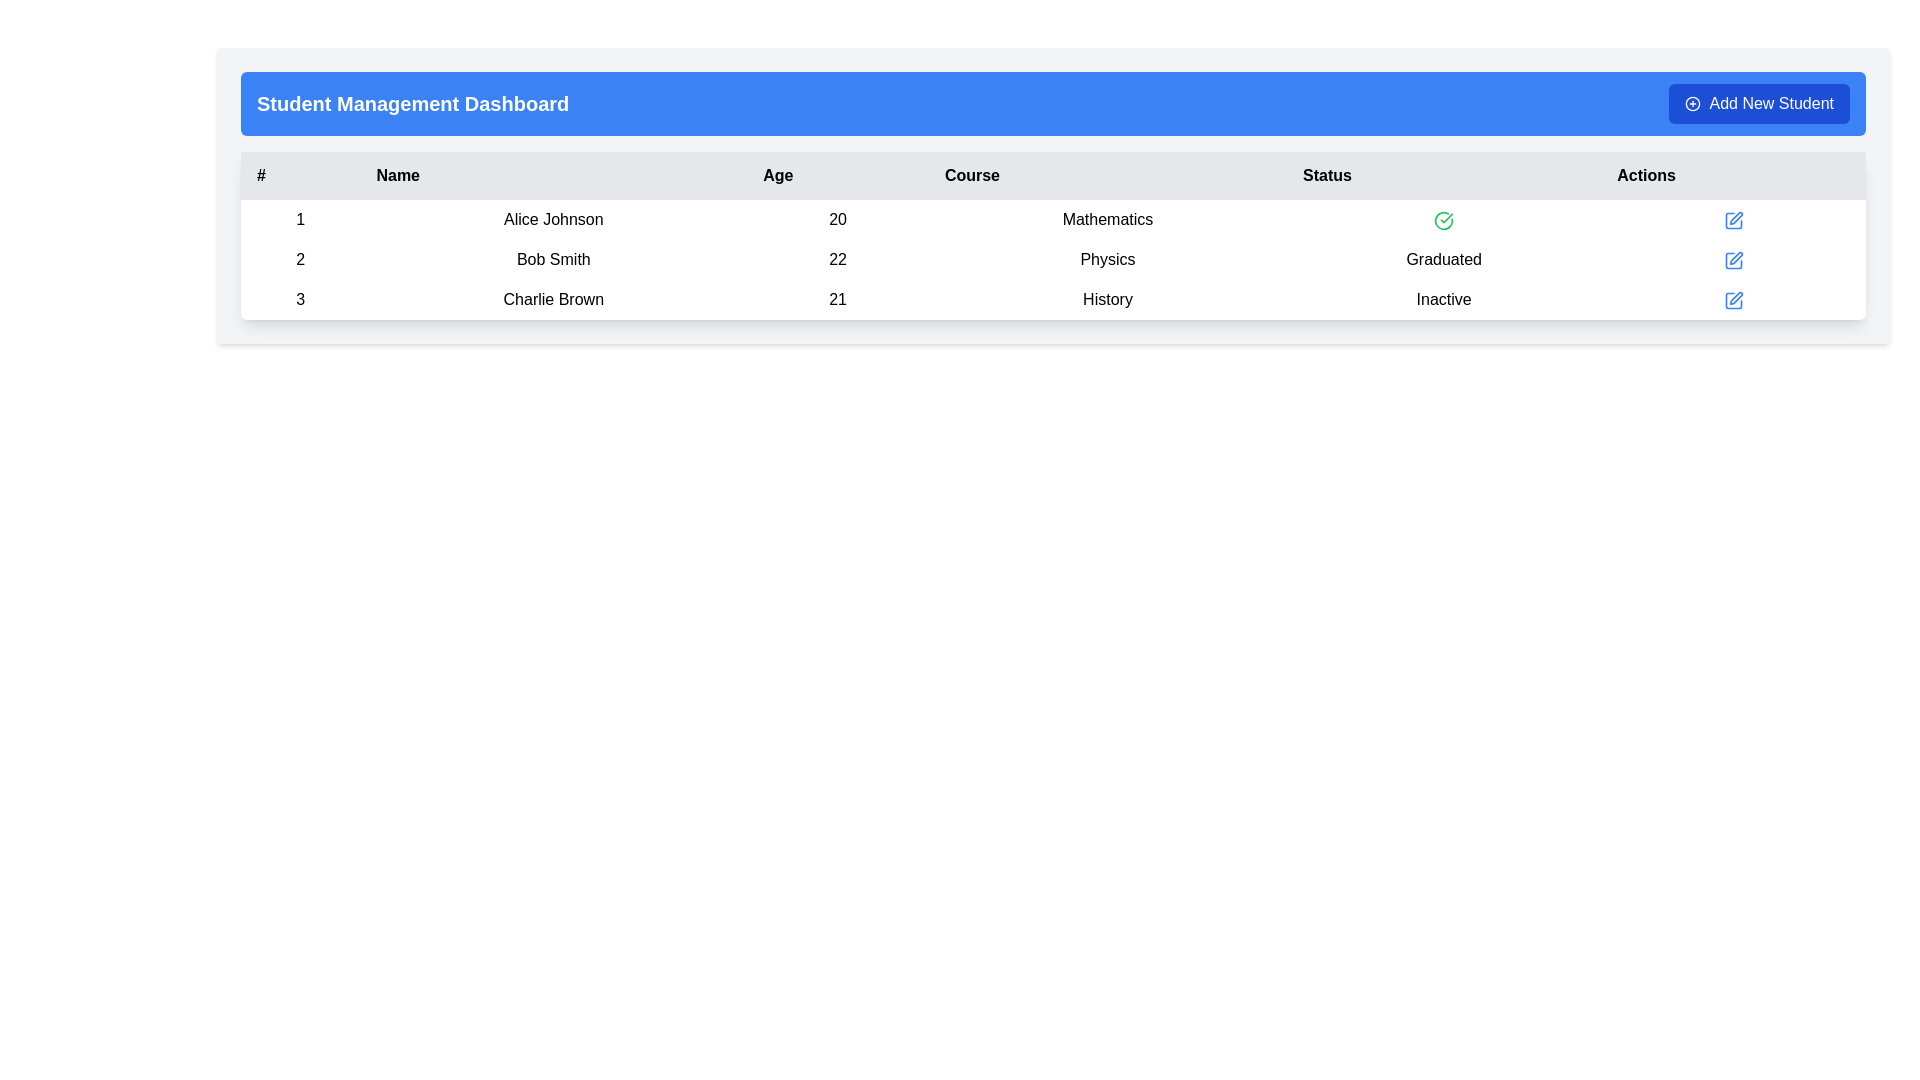  Describe the element at coordinates (1732, 258) in the screenshot. I see `the edit icon button in the rightmost column of the second row in the 'Student Management Dashboard' to initiate an edit action for the details of 'Bob Smith'` at that location.